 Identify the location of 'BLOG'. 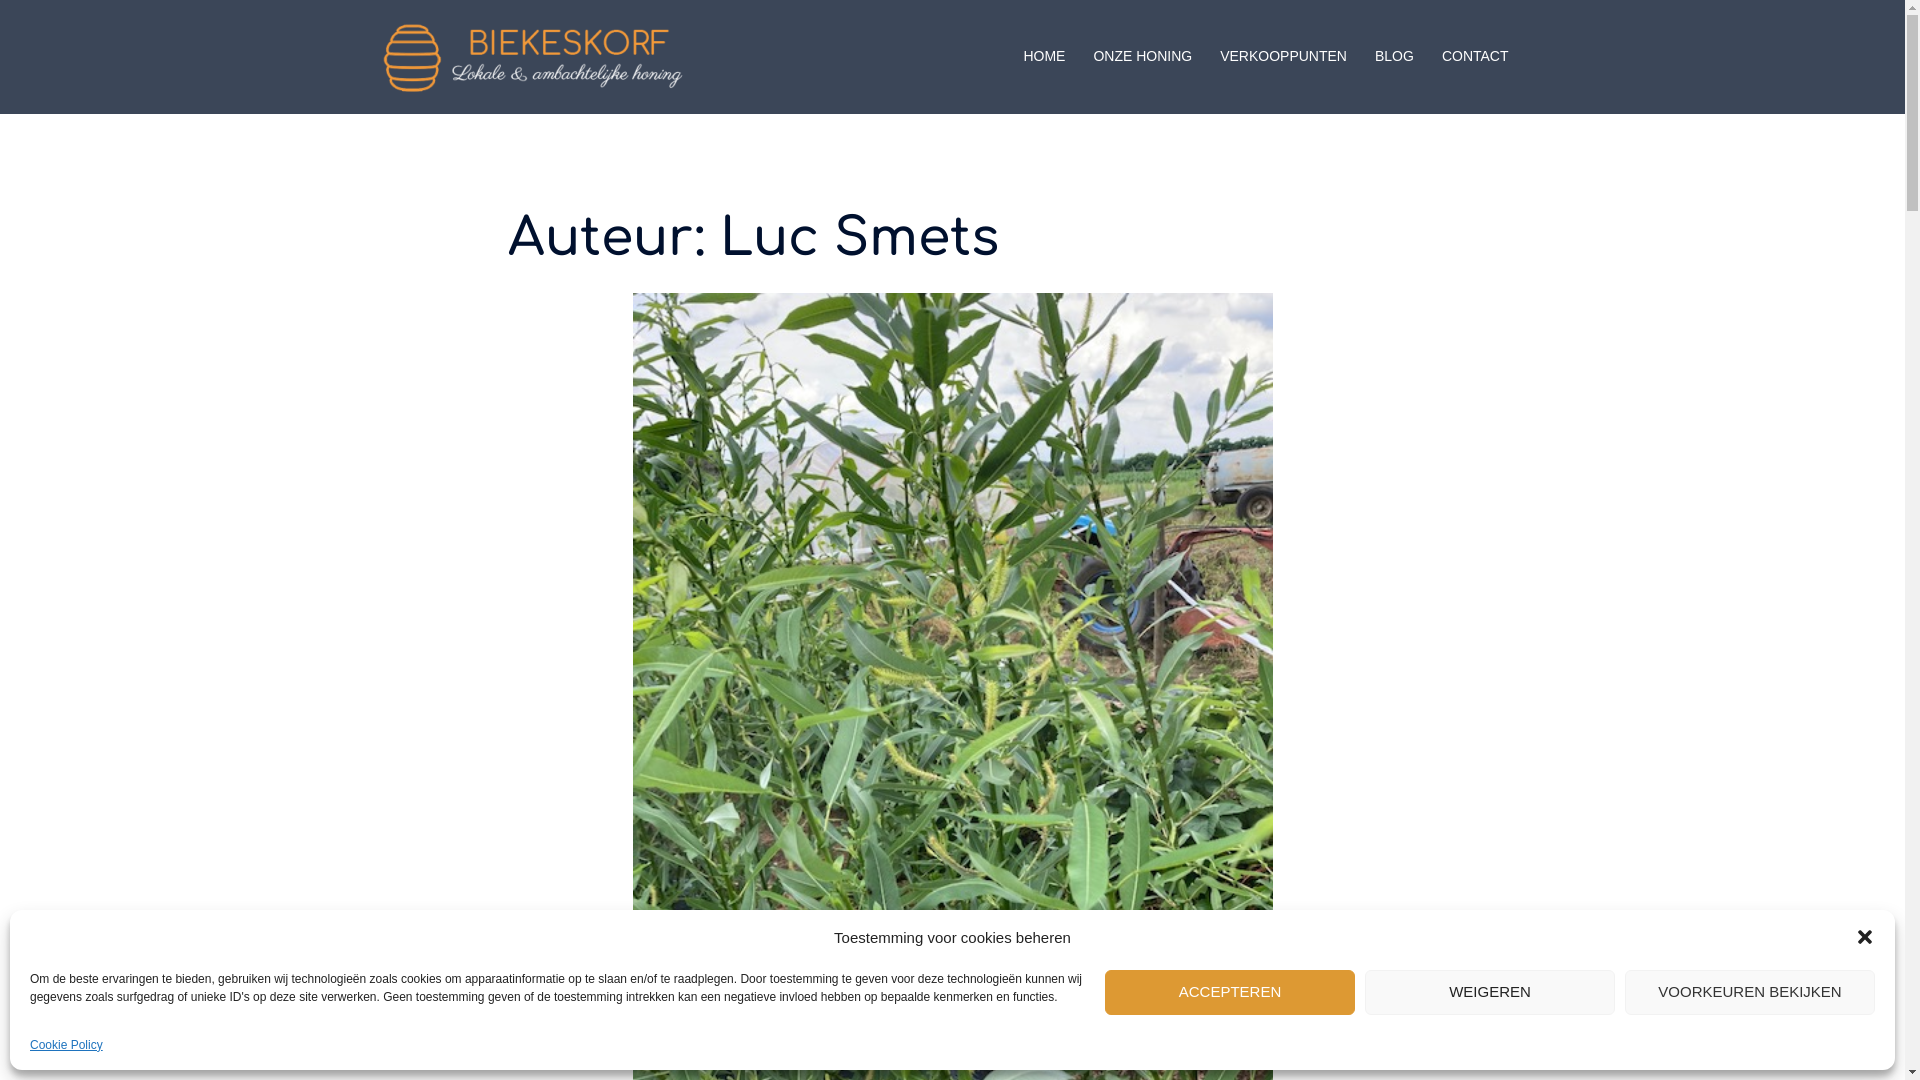
(1373, 56).